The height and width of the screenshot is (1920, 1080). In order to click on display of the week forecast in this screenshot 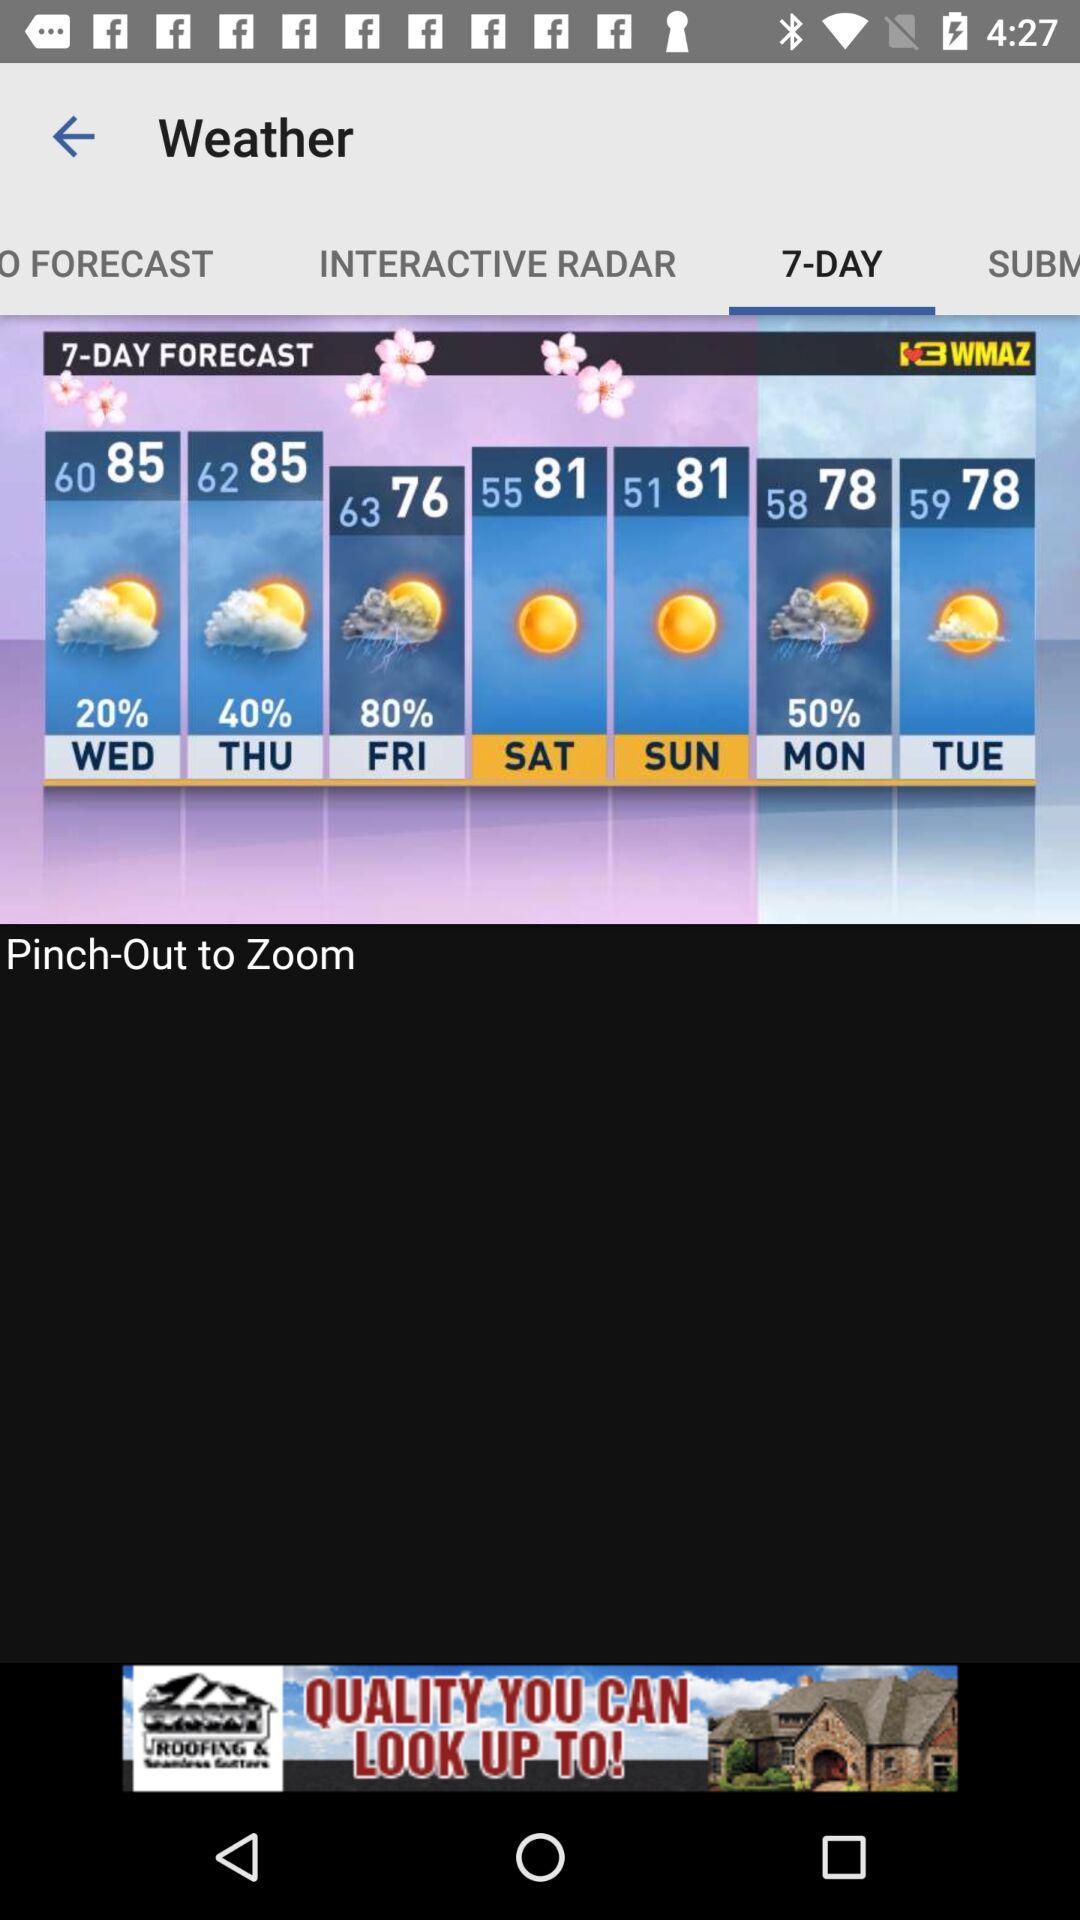, I will do `click(540, 988)`.